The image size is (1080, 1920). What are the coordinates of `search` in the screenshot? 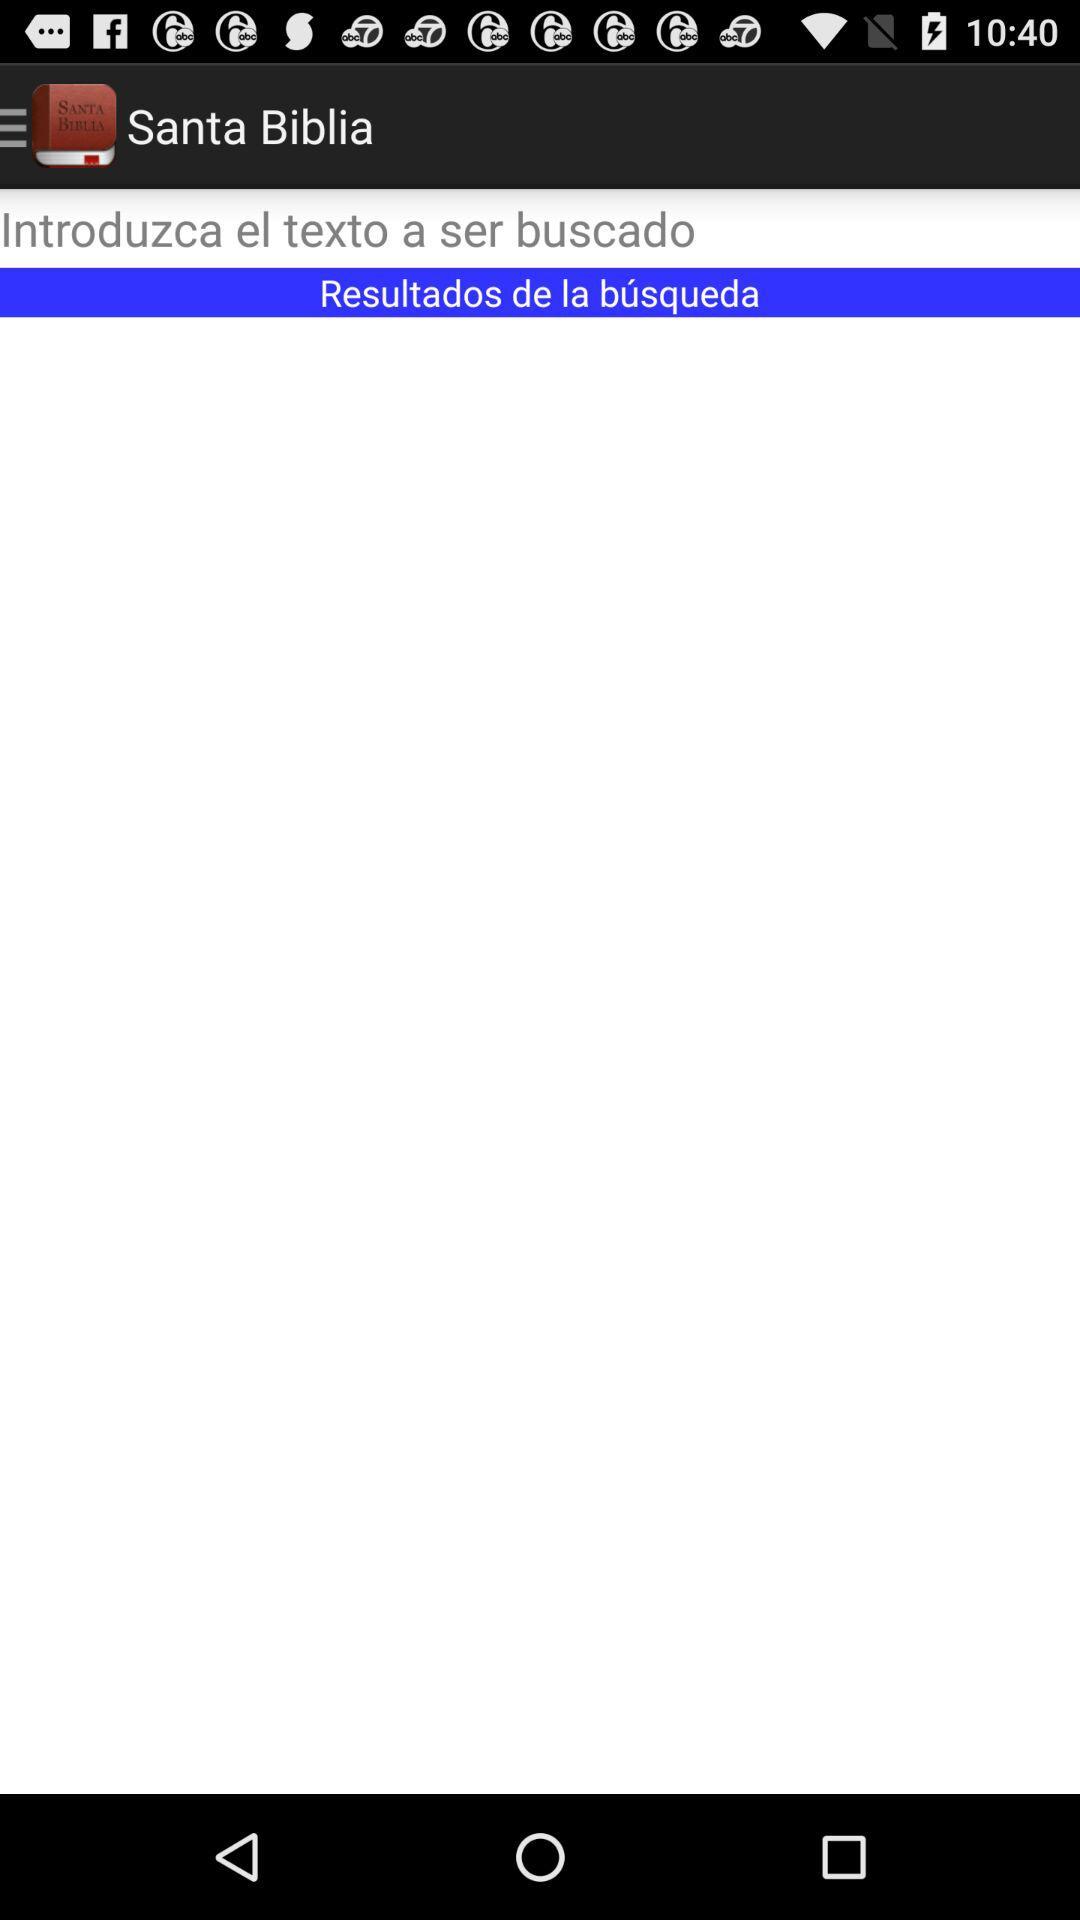 It's located at (540, 228).